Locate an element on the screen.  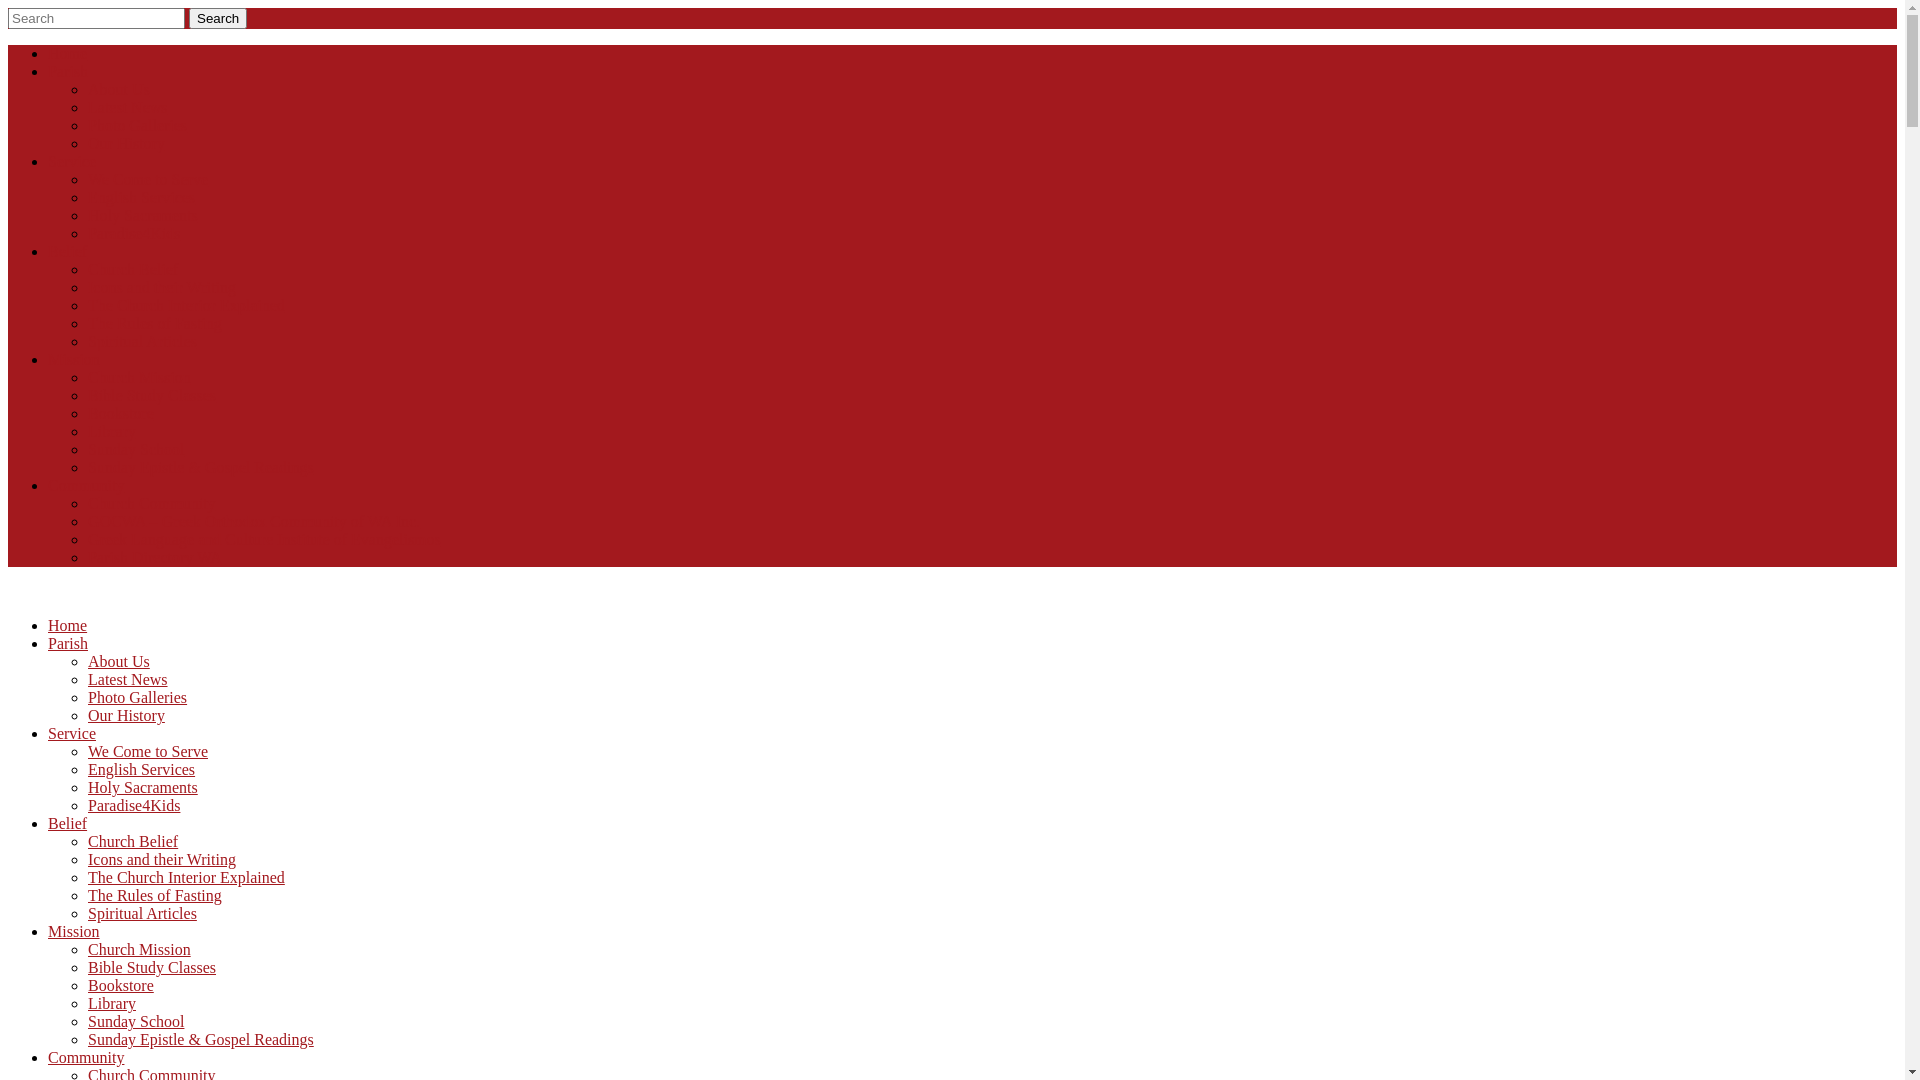
'Parish' is located at coordinates (48, 70).